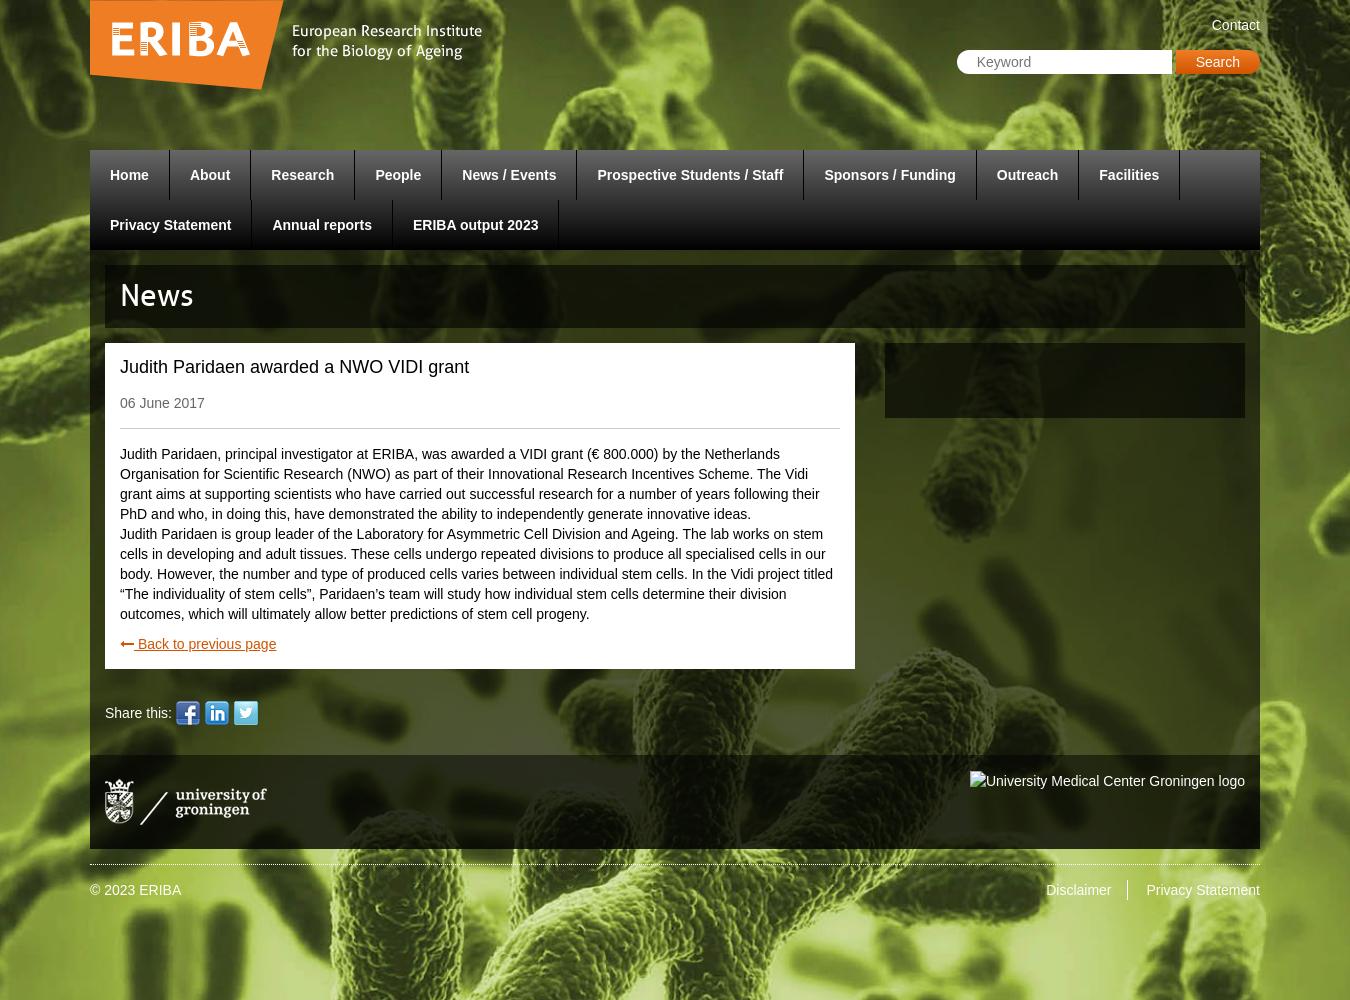 The width and height of the screenshot is (1350, 1000). I want to click on 'Sponsors / Funding', so click(889, 175).